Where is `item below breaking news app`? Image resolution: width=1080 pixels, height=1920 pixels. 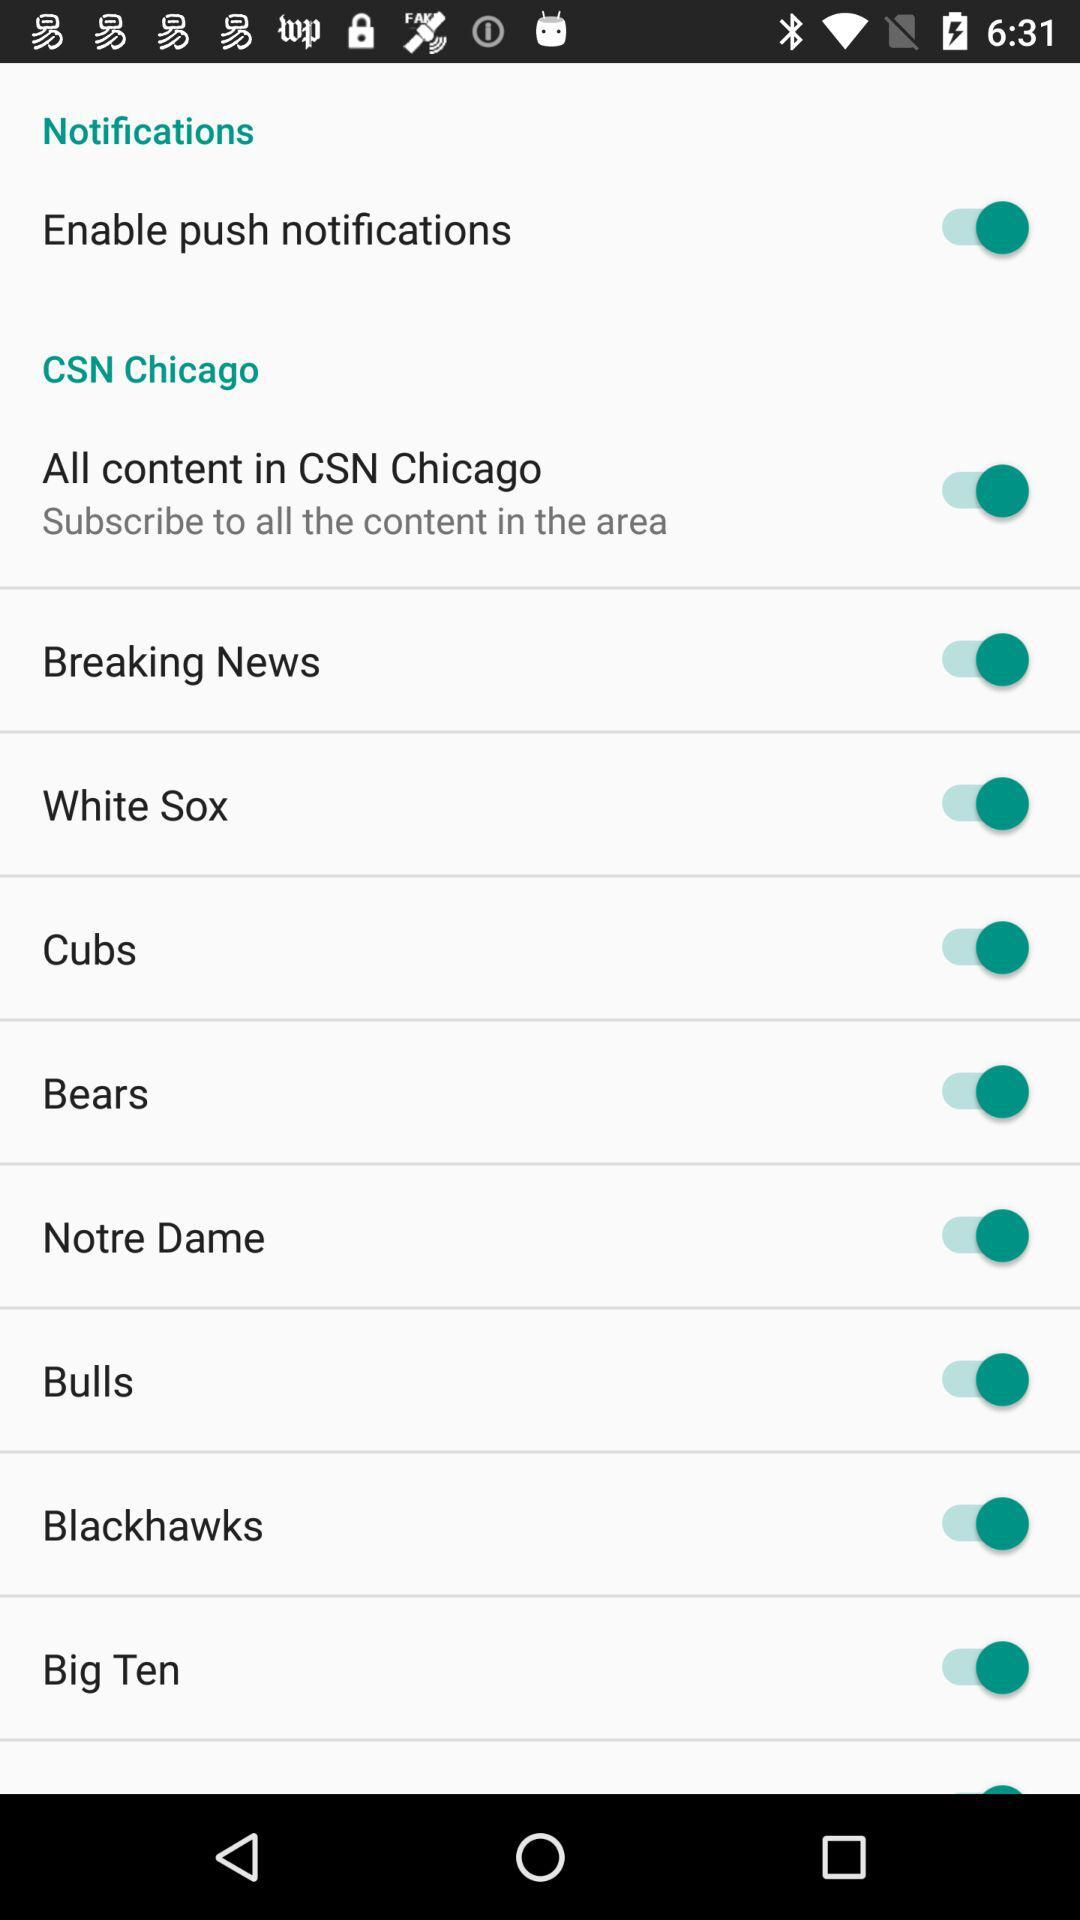 item below breaking news app is located at coordinates (135, 804).